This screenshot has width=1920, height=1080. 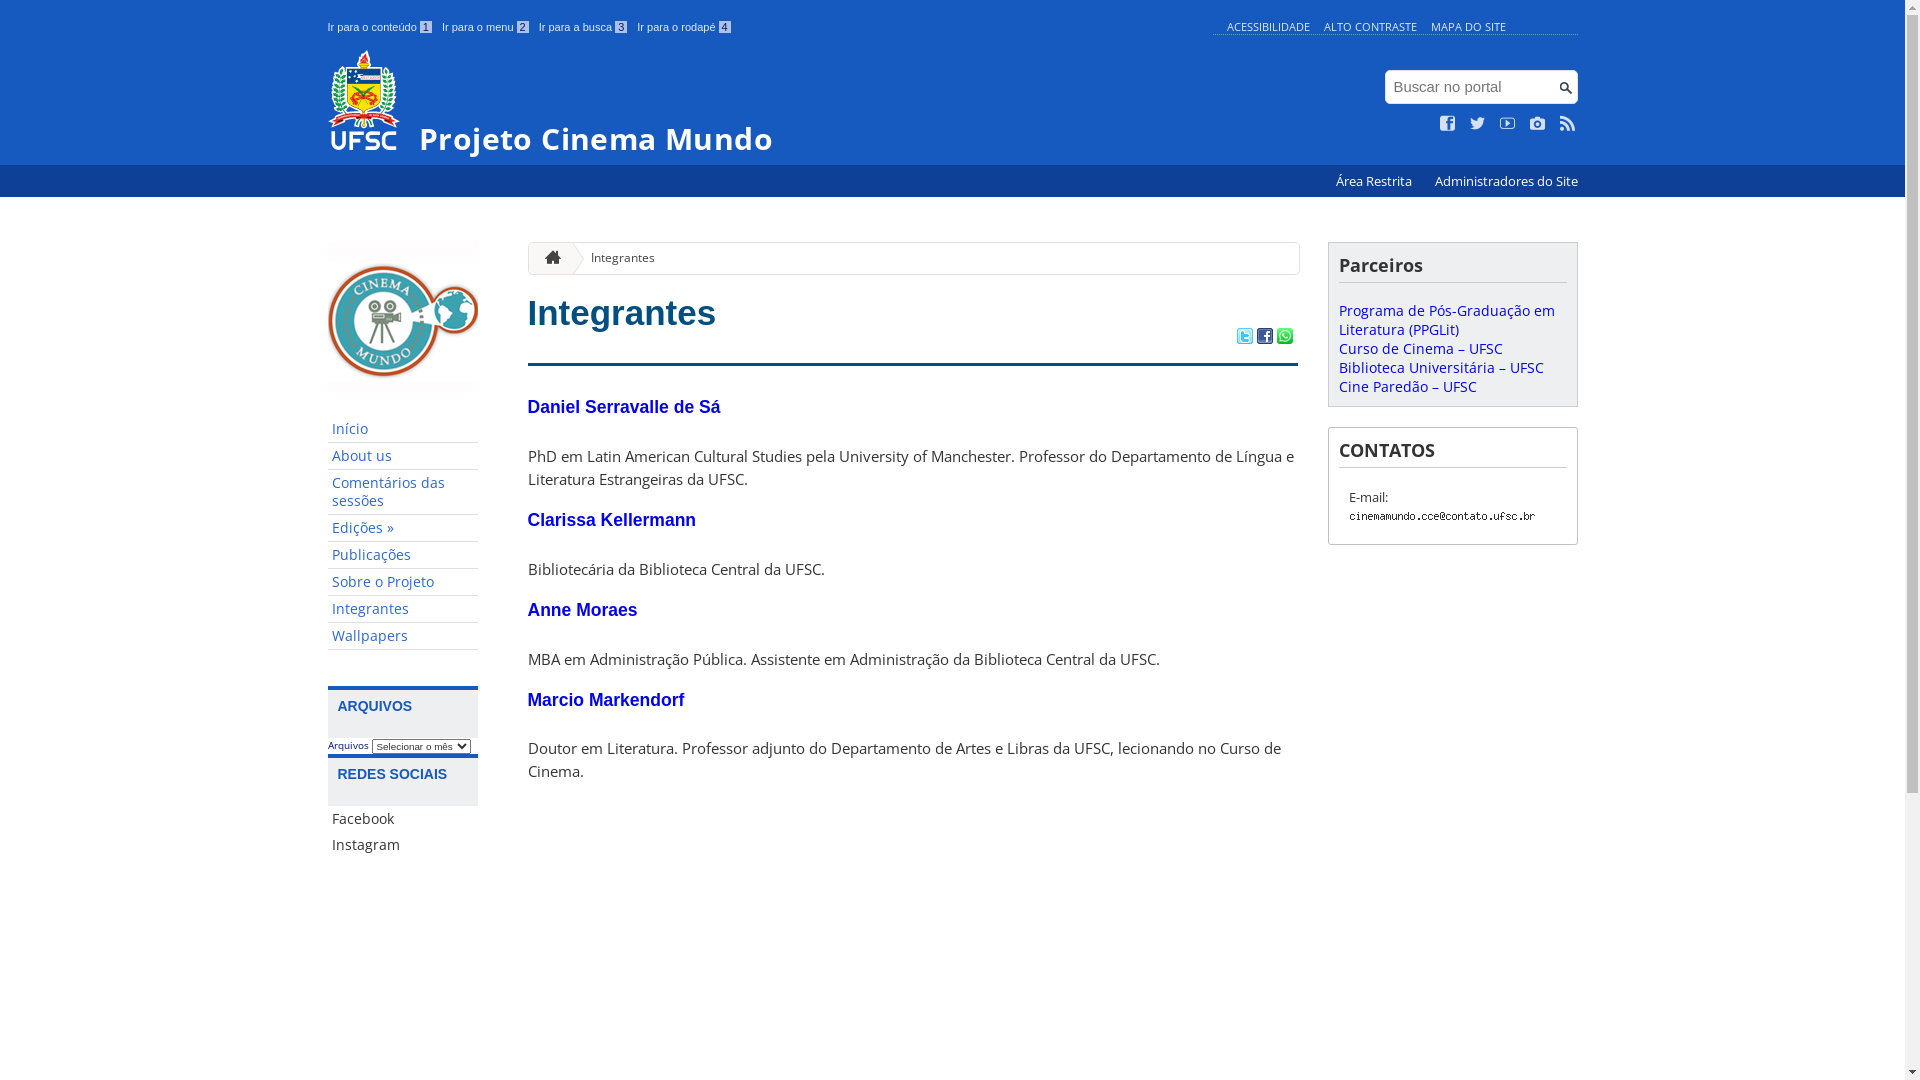 I want to click on 'Marcio Markendorf', so click(x=605, y=698).